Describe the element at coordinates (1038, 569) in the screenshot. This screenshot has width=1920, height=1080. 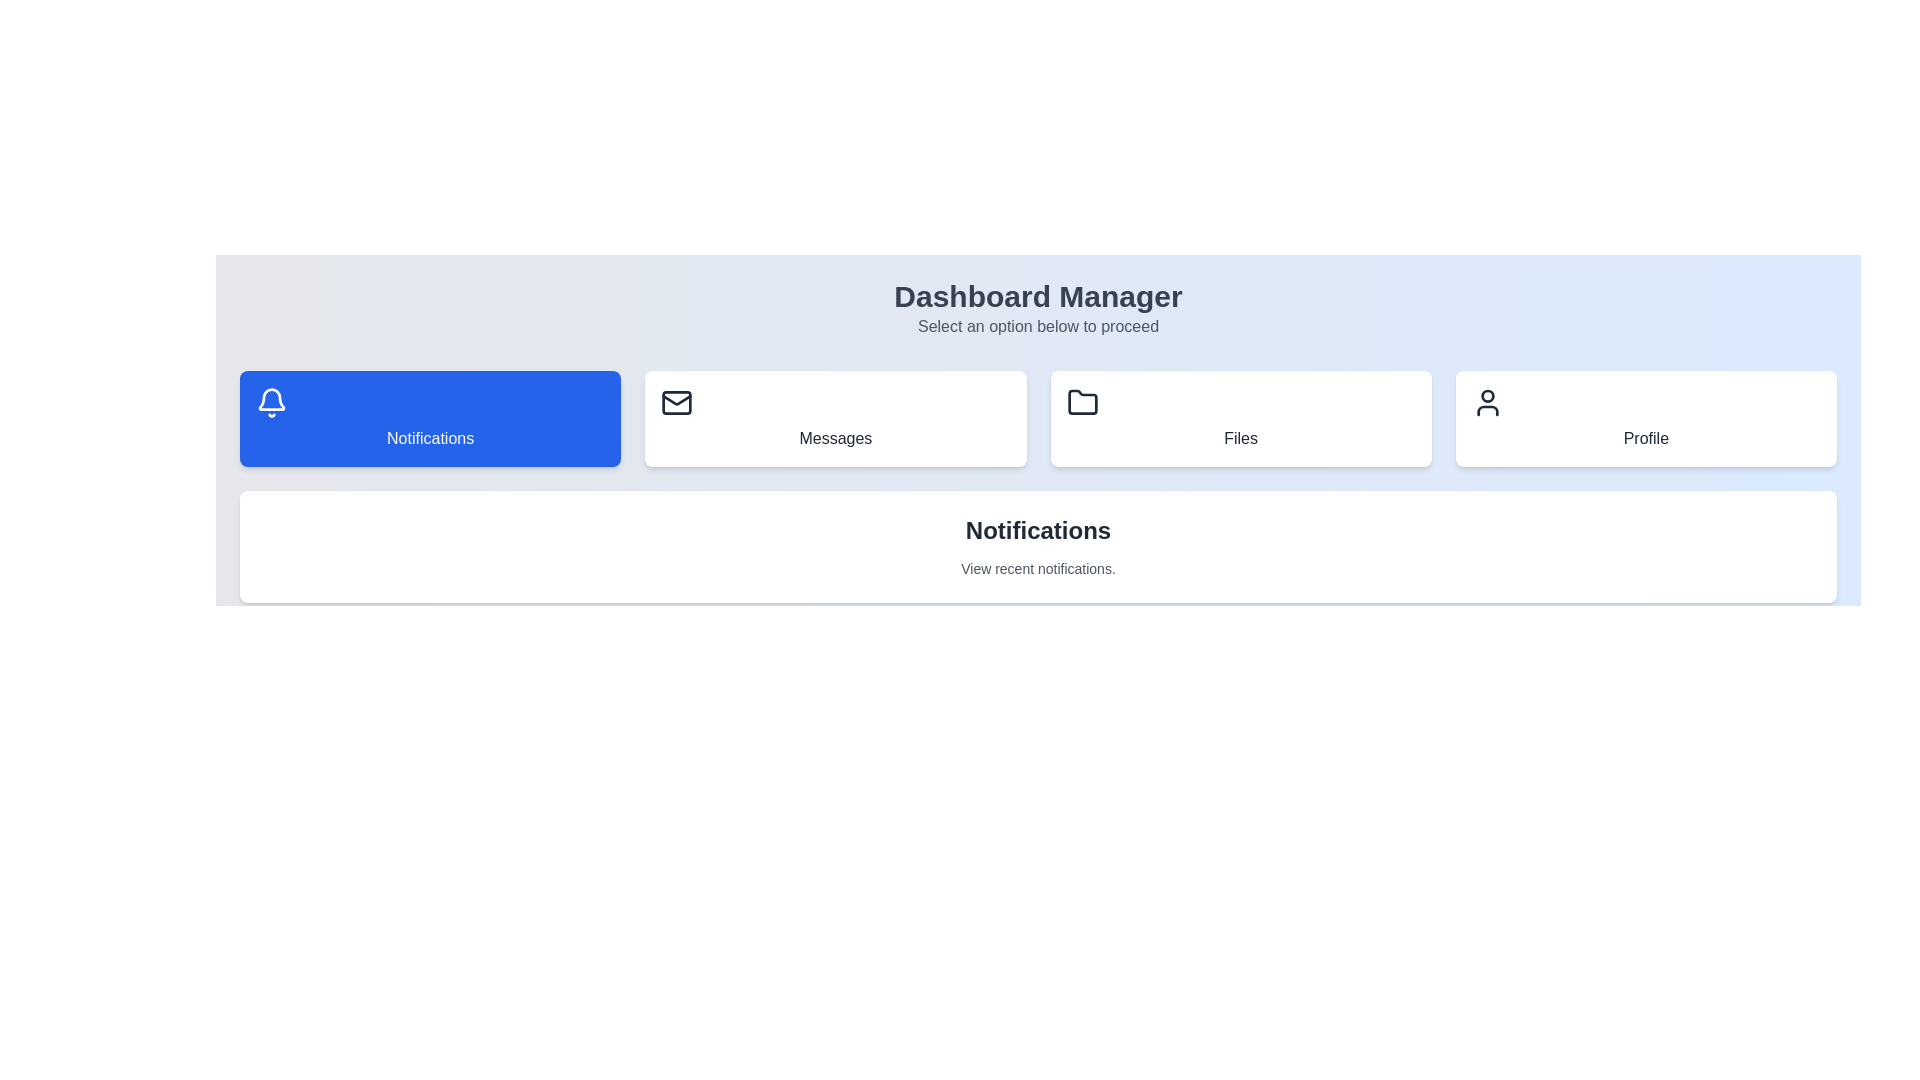
I see `the static text label that provides context about the 'Notifications' section, located directly below the 'Notifications' heading` at that location.